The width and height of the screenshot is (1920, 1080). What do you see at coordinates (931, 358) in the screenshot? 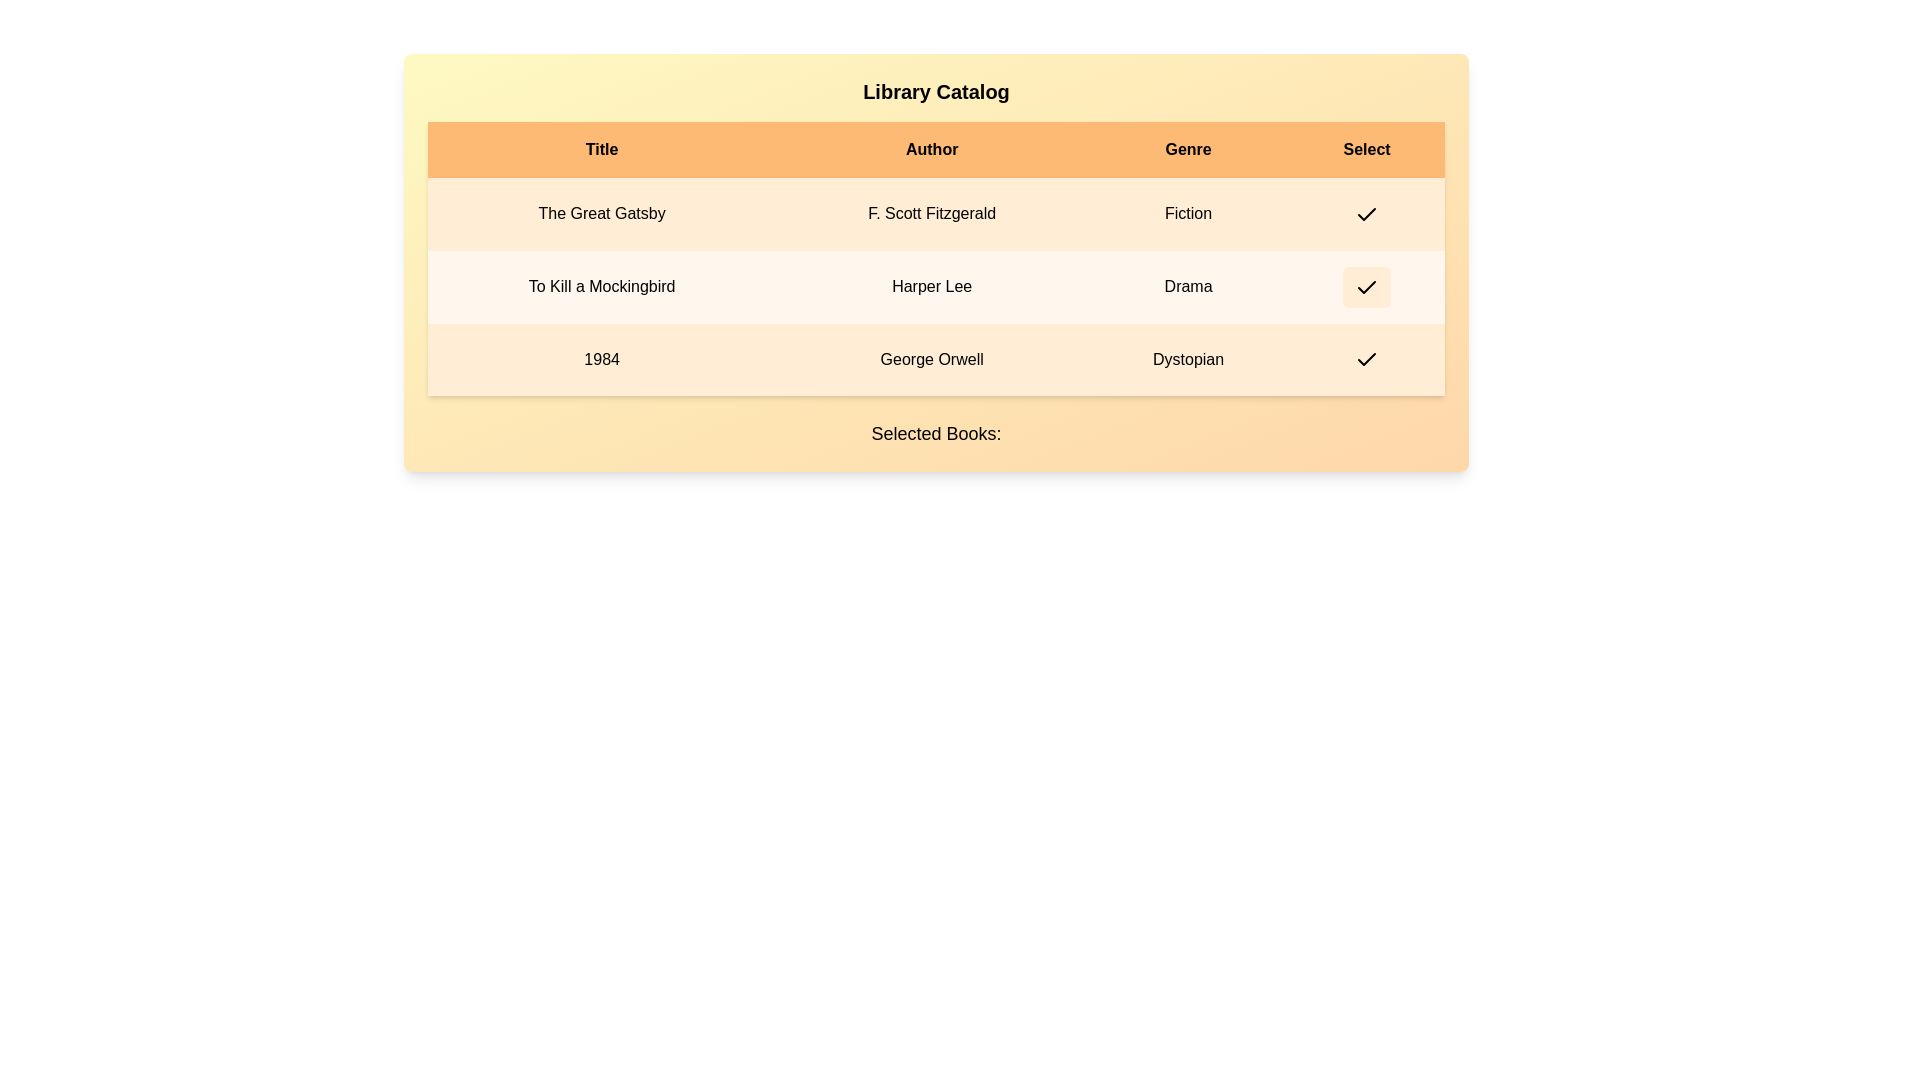
I see `the text label displaying 'George Orwell' in the Author column of the table, located in the second column of the third row` at bounding box center [931, 358].